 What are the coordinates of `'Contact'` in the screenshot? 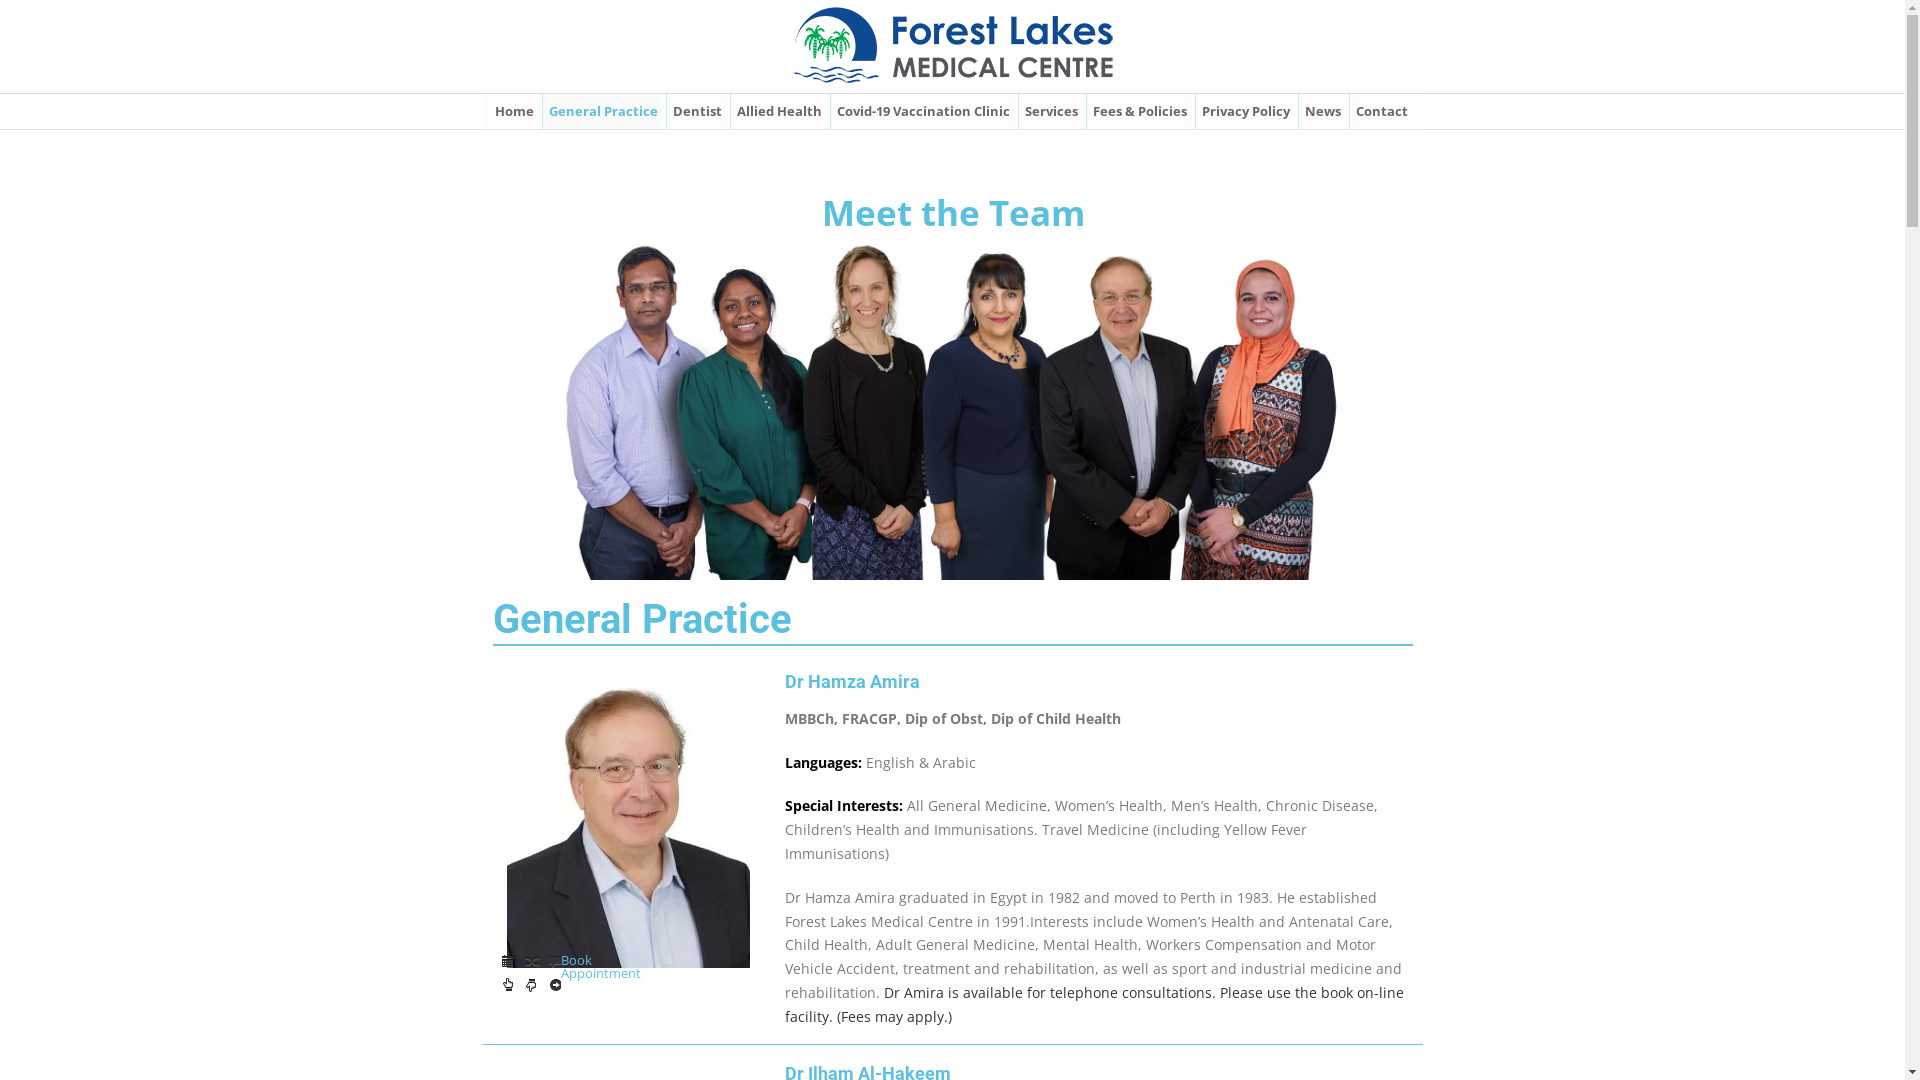 It's located at (1380, 111).